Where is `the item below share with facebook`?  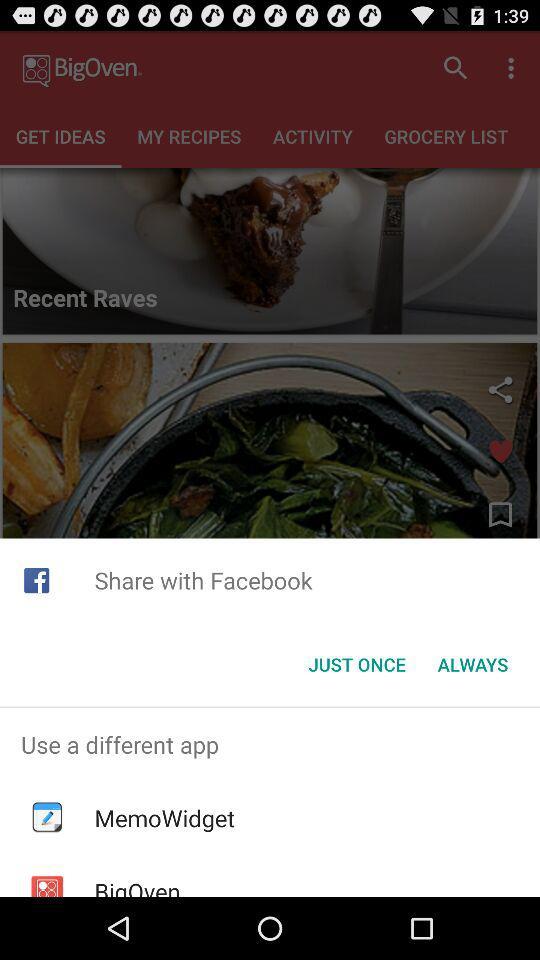
the item below share with facebook is located at coordinates (356, 664).